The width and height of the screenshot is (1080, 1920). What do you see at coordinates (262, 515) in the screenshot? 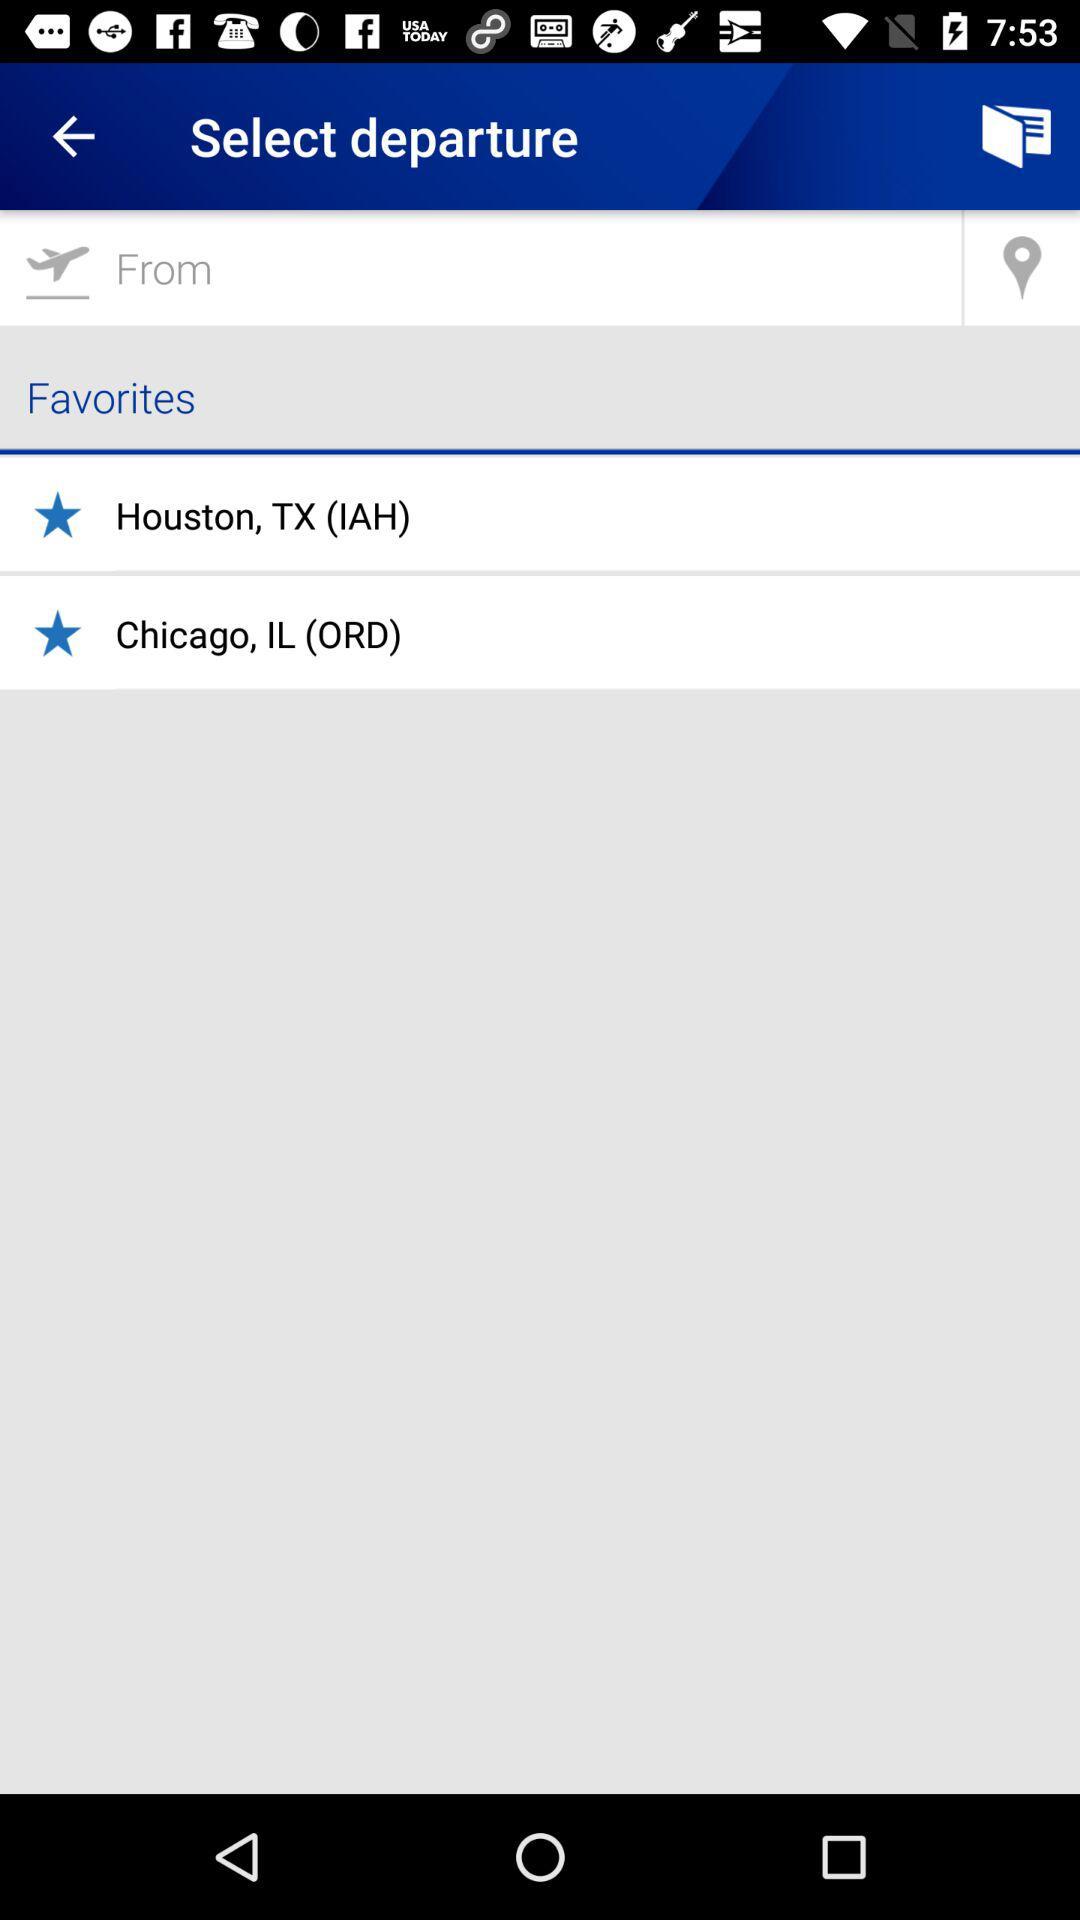
I see `the houston, tx (iah)` at bounding box center [262, 515].